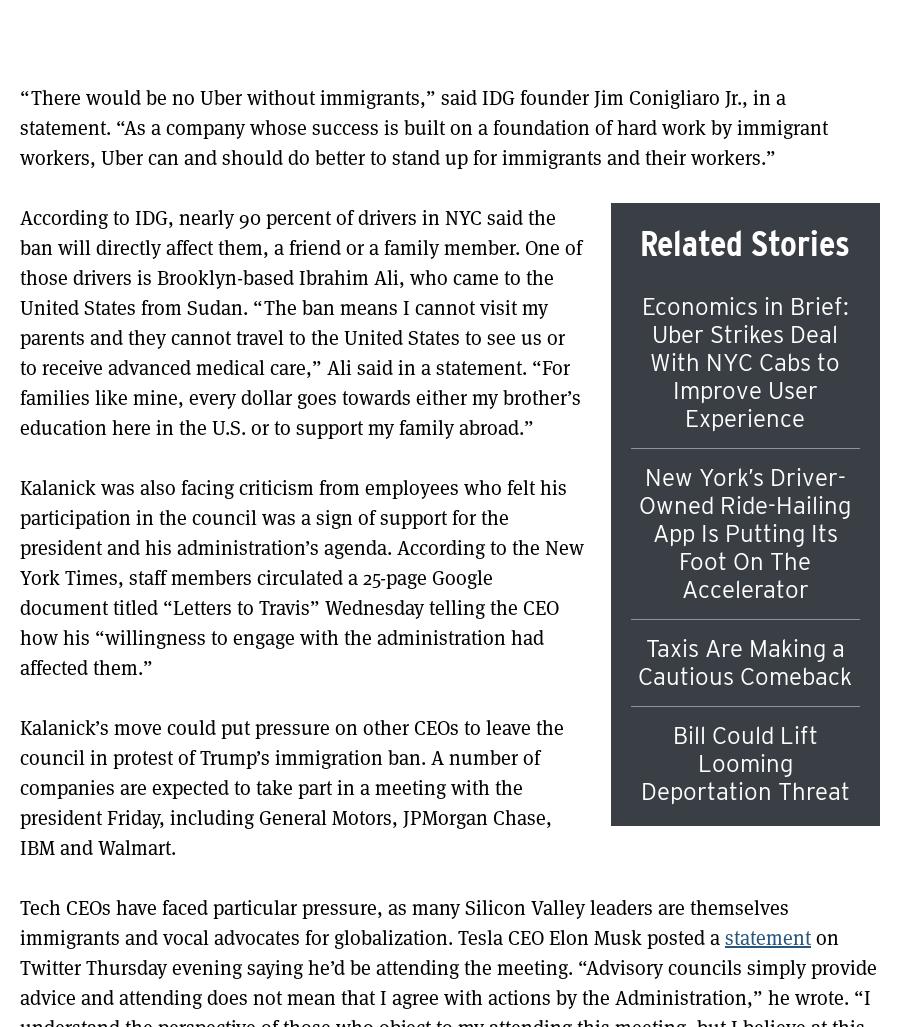 This screenshot has height=1027, width=900. Describe the element at coordinates (404, 922) in the screenshot. I see `'Tech CEOs have faced particular pressure, as many Silicon Valley leaders are themselves immigrants and vocal advocates for globalization. Tesla CEO Elon Musk posted a'` at that location.